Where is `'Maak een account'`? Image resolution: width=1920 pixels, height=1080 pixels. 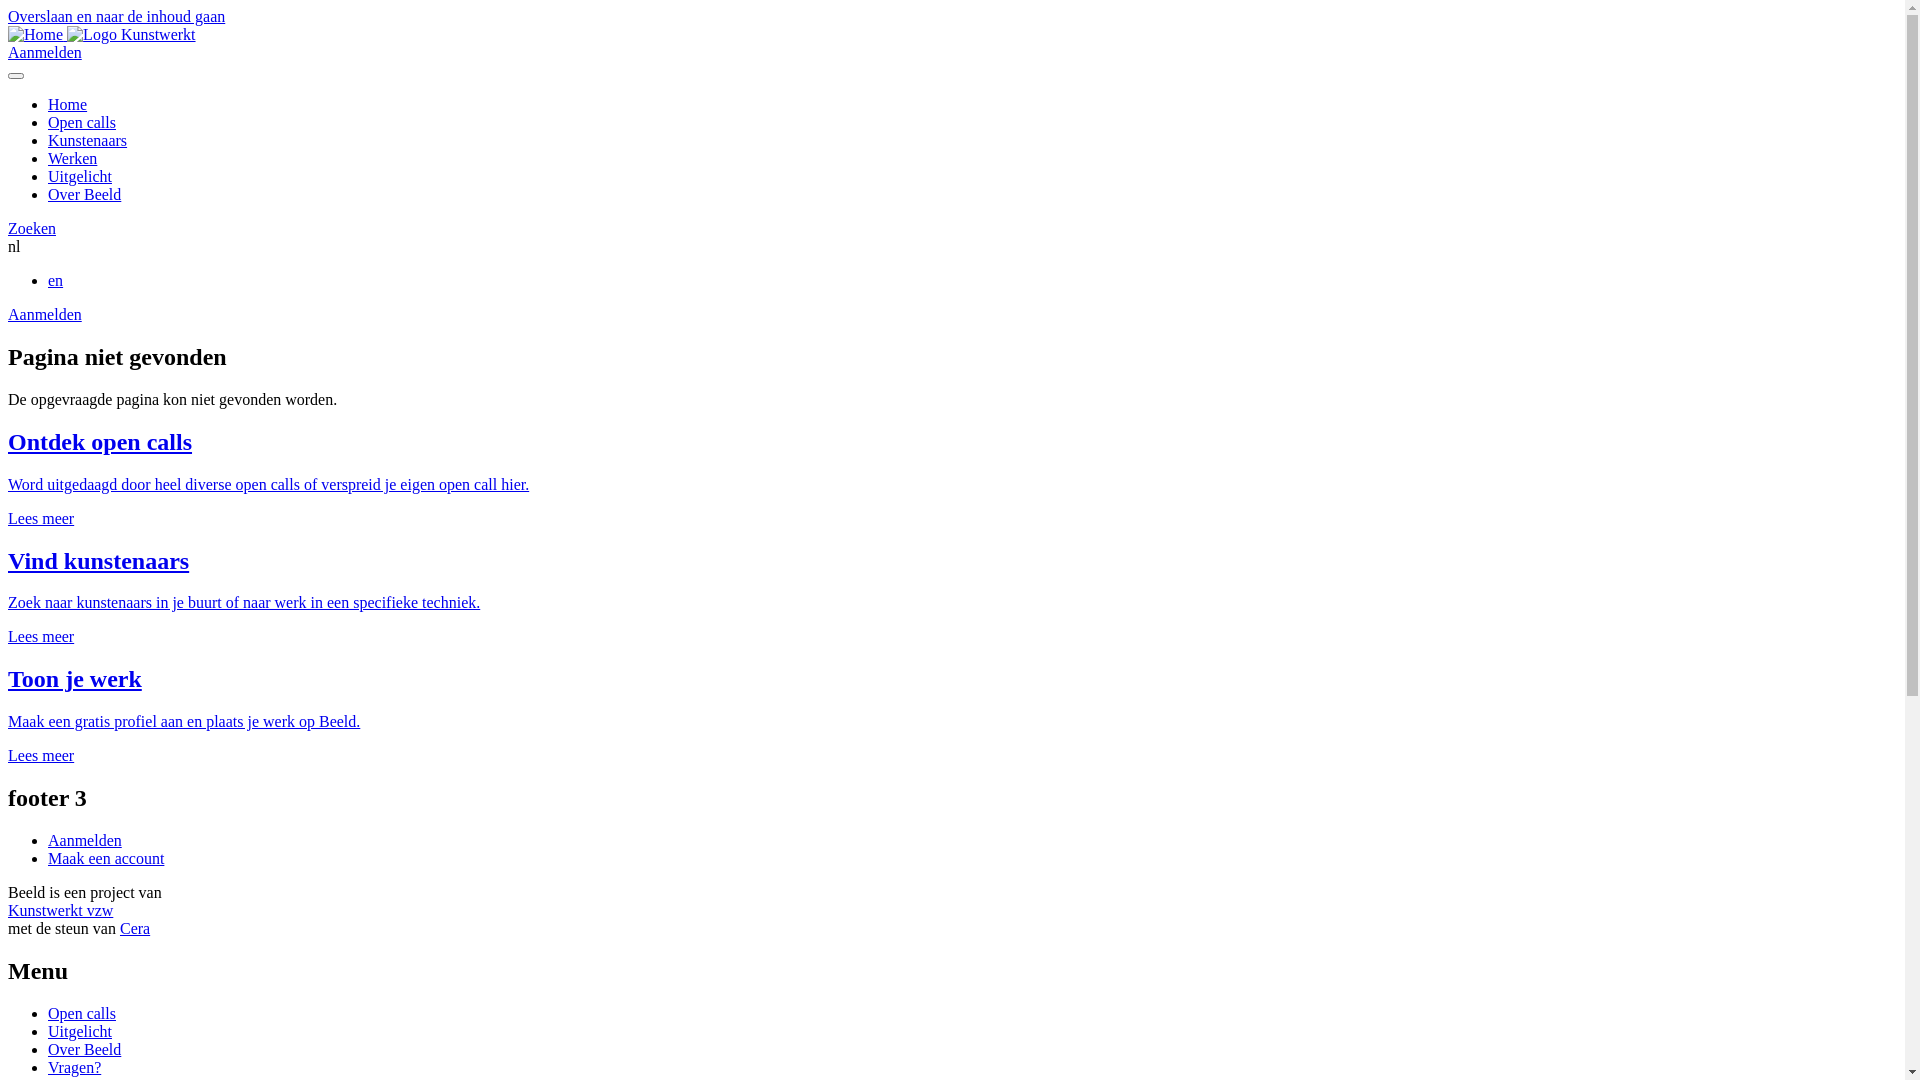
'Maak een account' is located at coordinates (104, 857).